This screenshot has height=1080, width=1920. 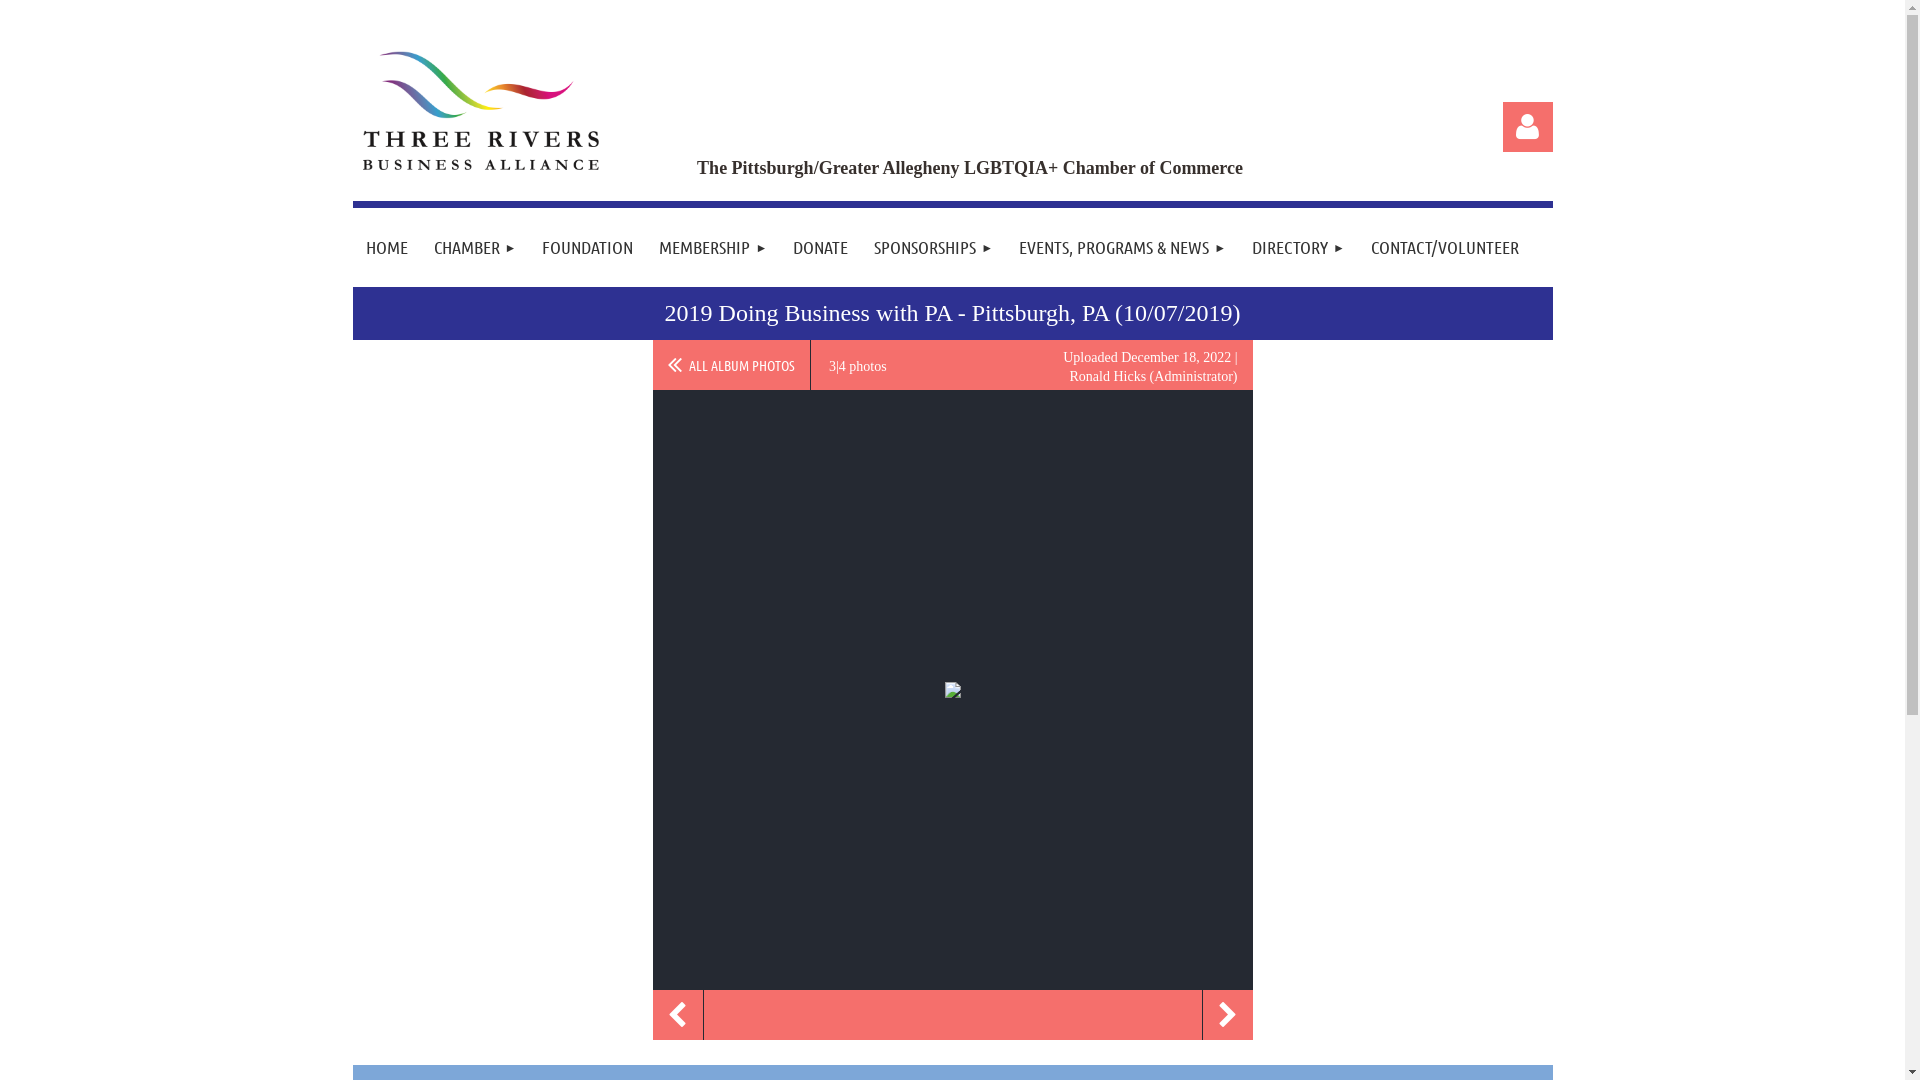 I want to click on 'SPONSORSHIPS', so click(x=932, y=246).